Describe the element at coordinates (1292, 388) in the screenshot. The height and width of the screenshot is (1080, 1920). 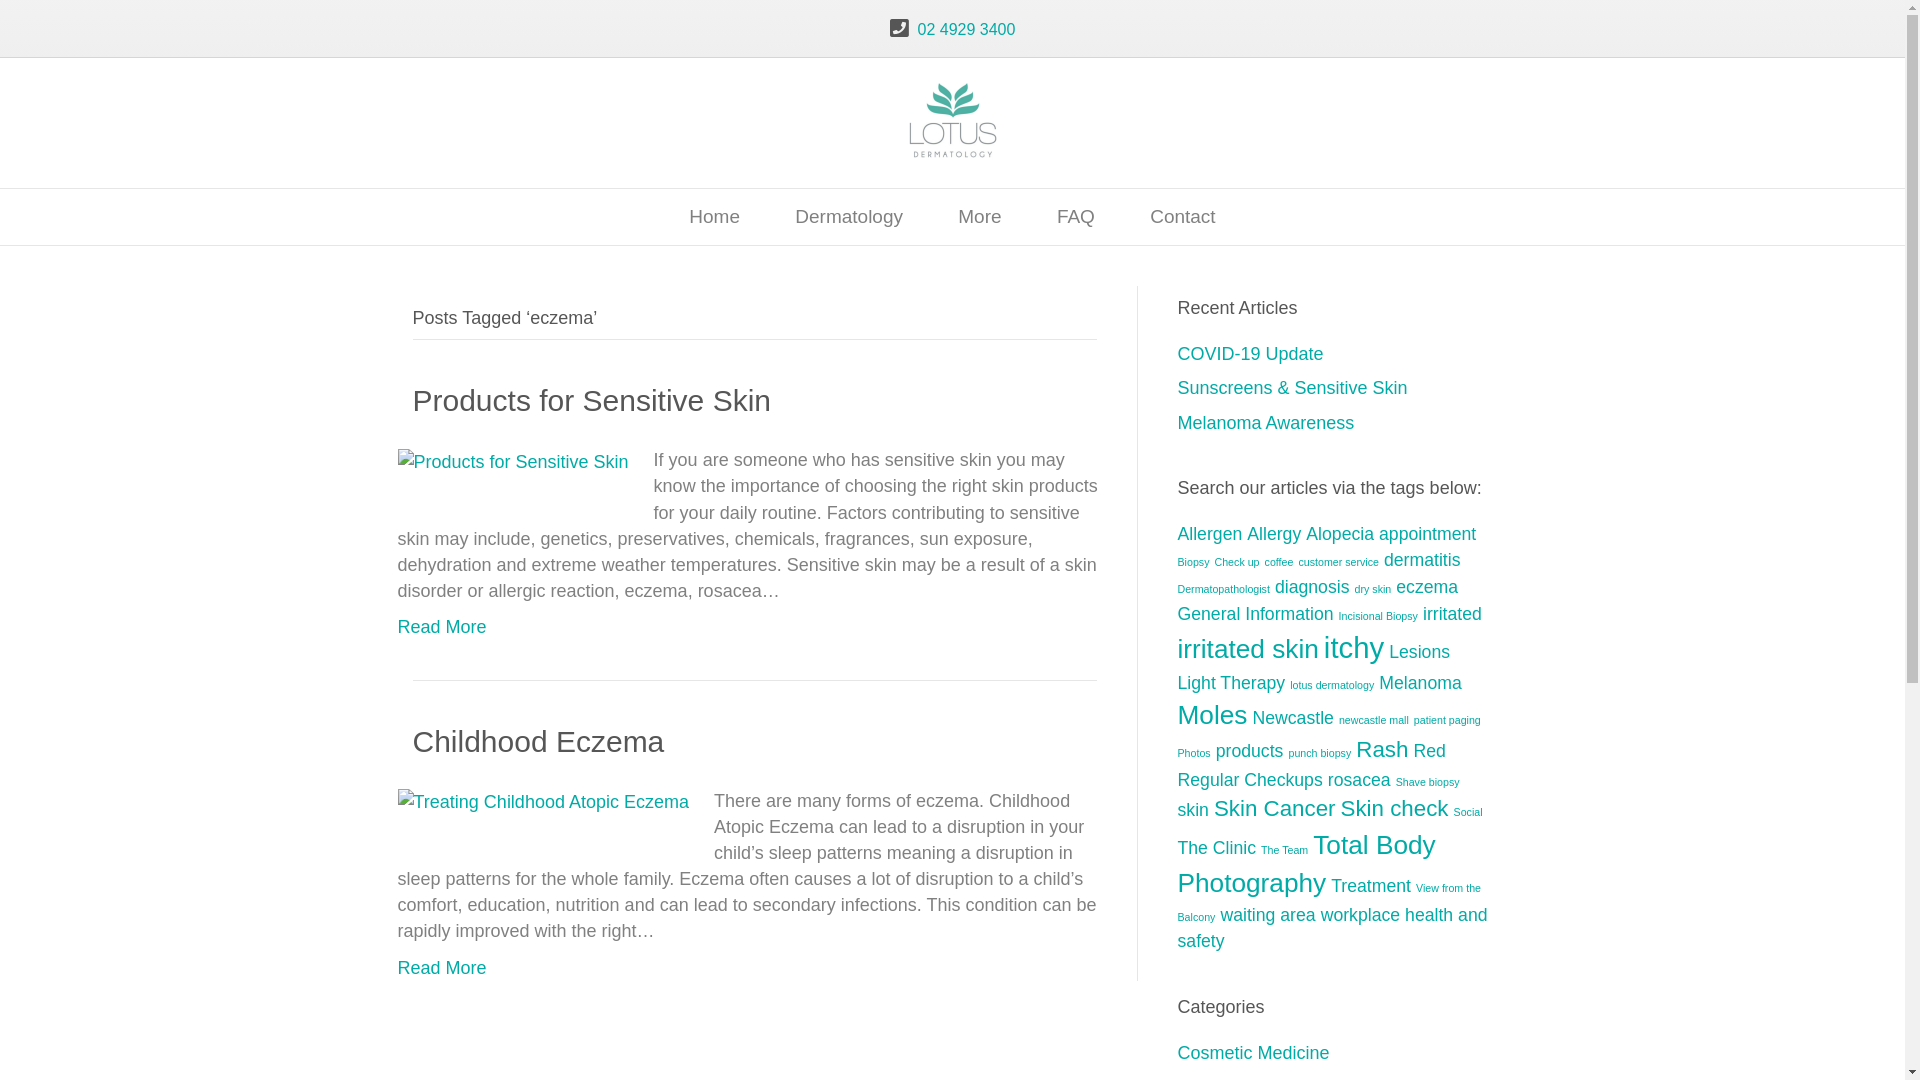
I see `'Sunscreens & Sensitive Skin'` at that location.